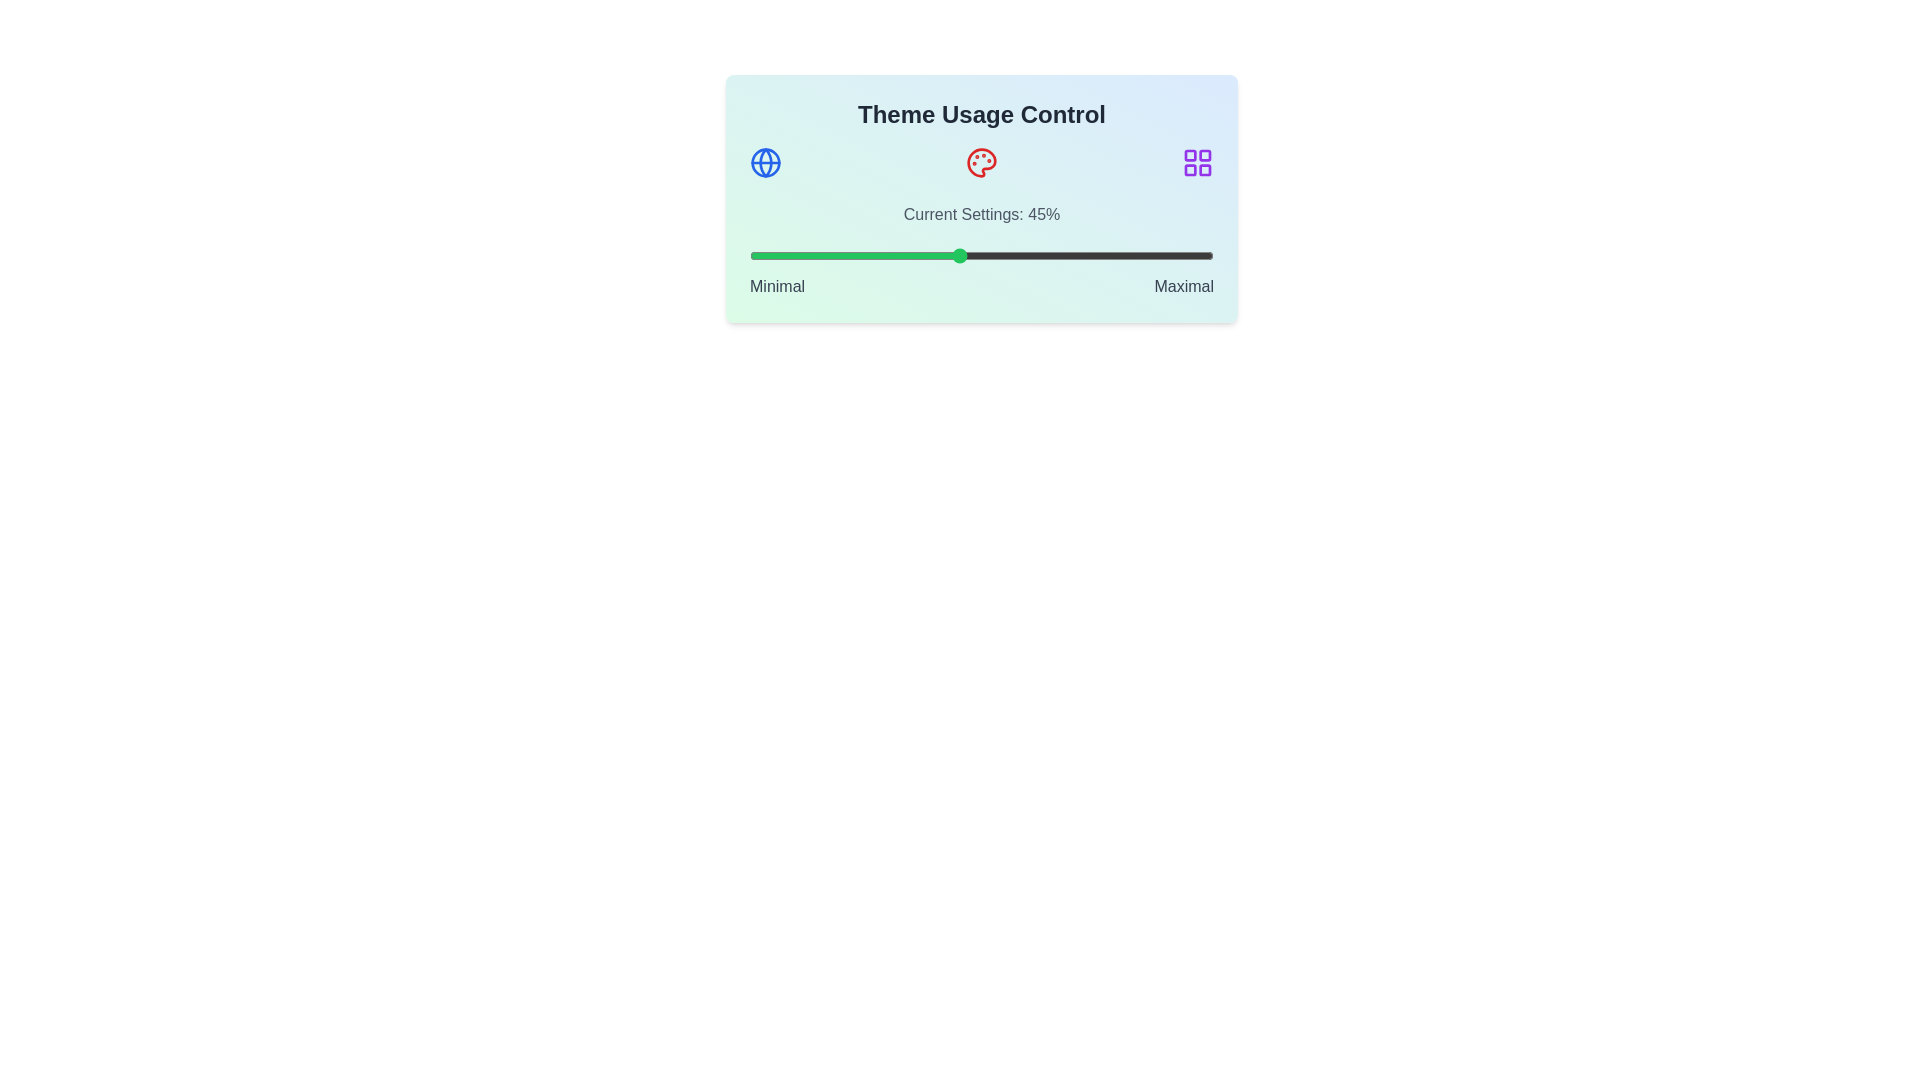 Image resolution: width=1920 pixels, height=1080 pixels. I want to click on the Palette icon to select the theme, so click(982, 161).